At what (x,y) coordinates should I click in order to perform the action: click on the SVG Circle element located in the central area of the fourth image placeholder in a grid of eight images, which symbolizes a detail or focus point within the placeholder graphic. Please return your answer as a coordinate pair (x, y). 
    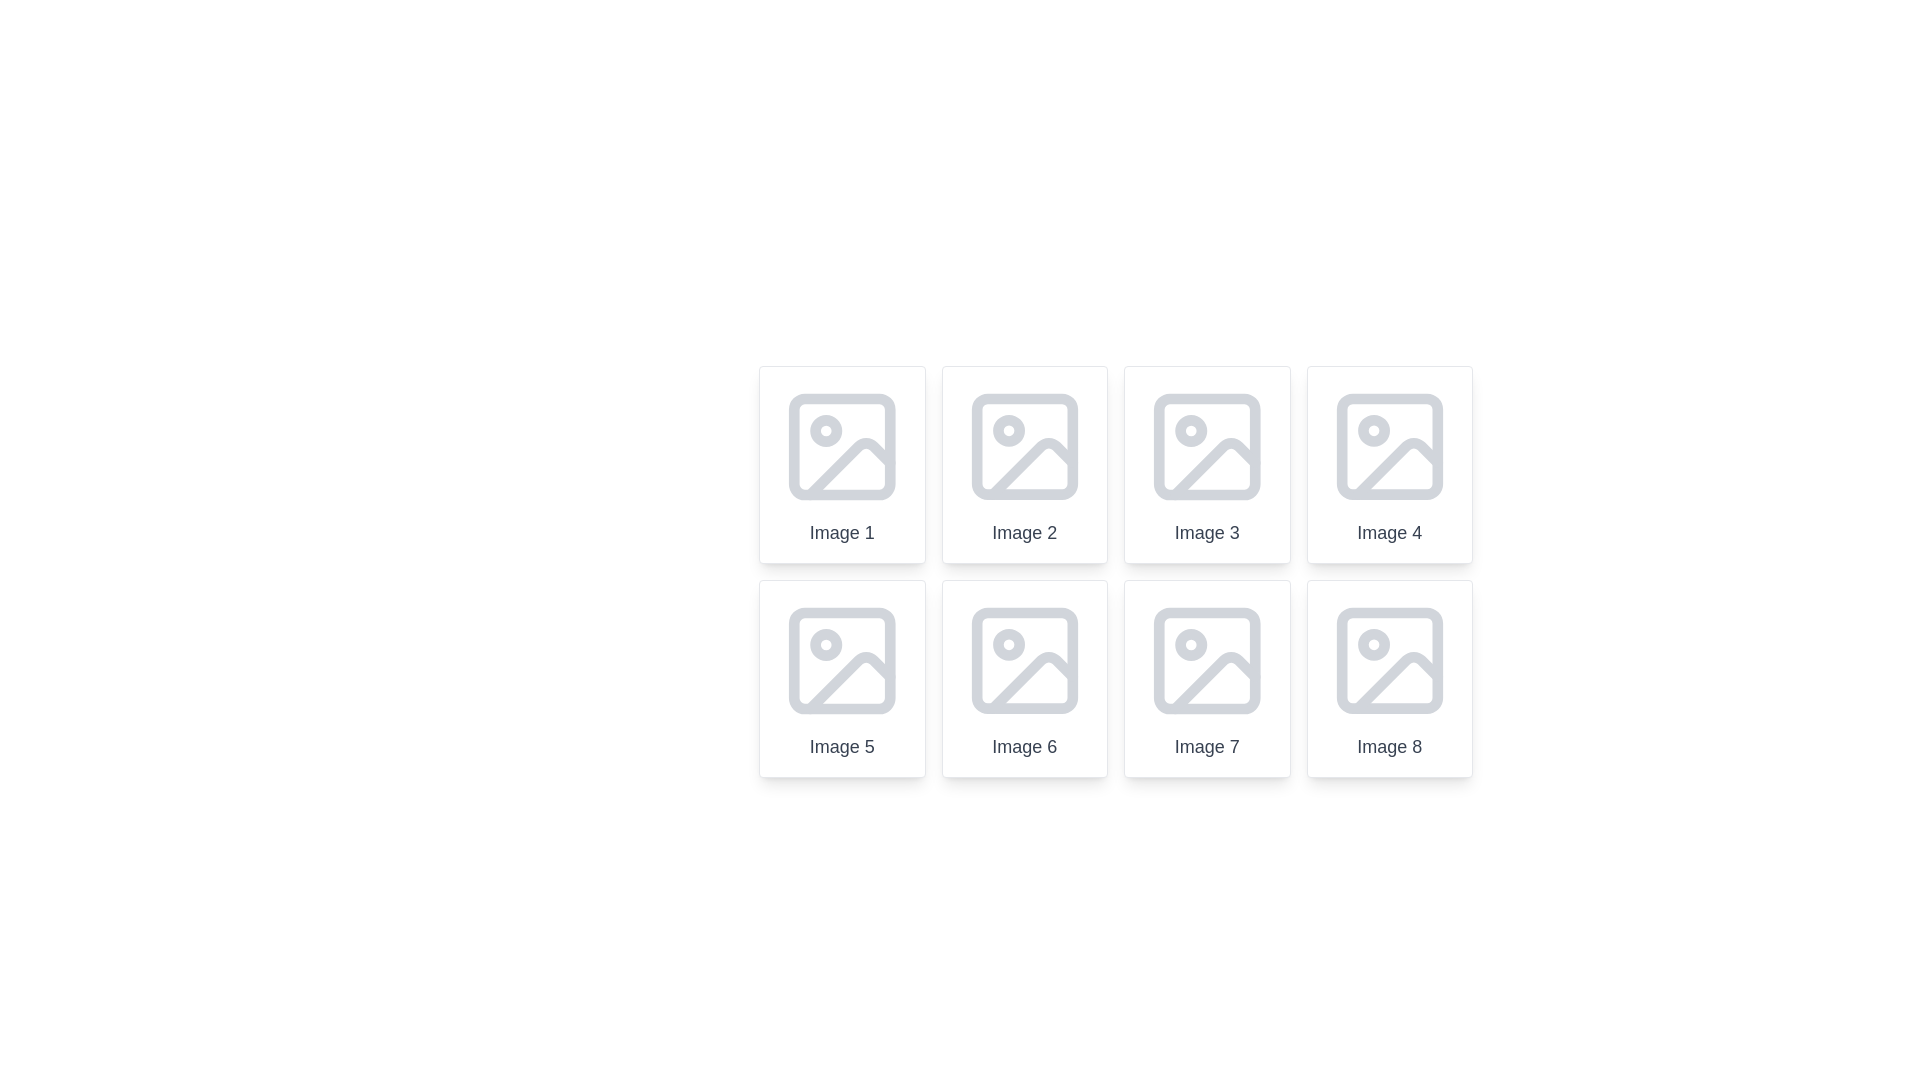
    Looking at the image, I should click on (1372, 430).